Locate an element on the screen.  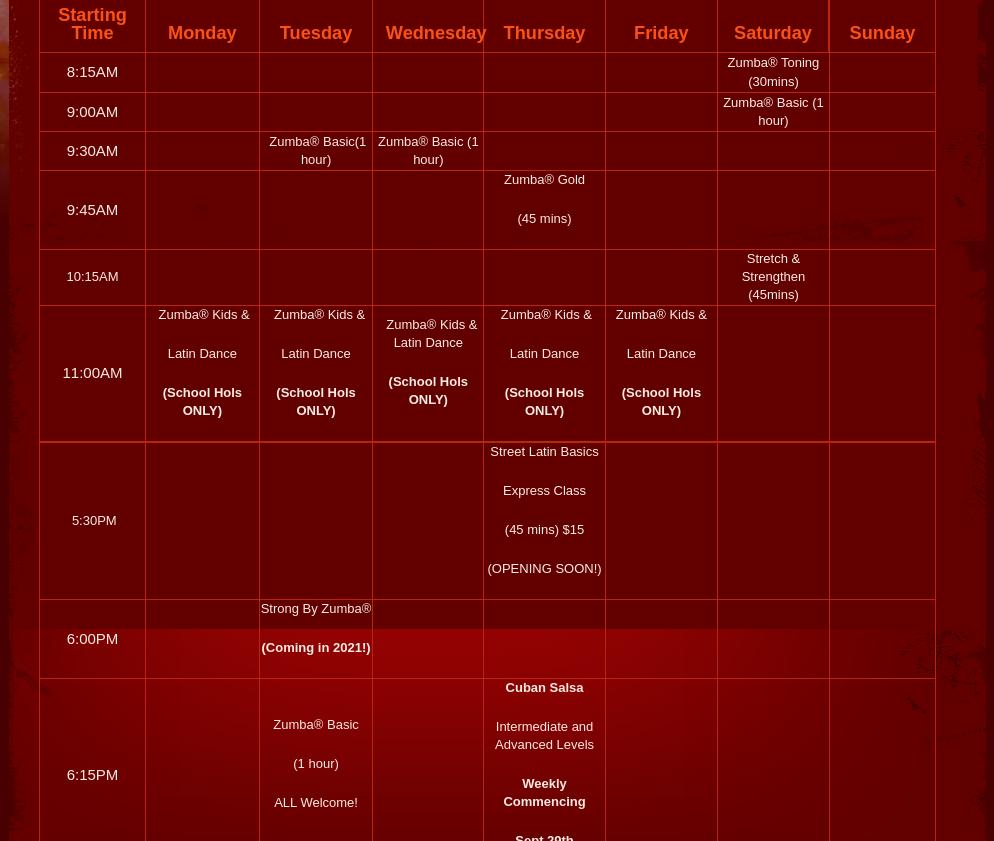
'(1 hour)' is located at coordinates (315, 763).